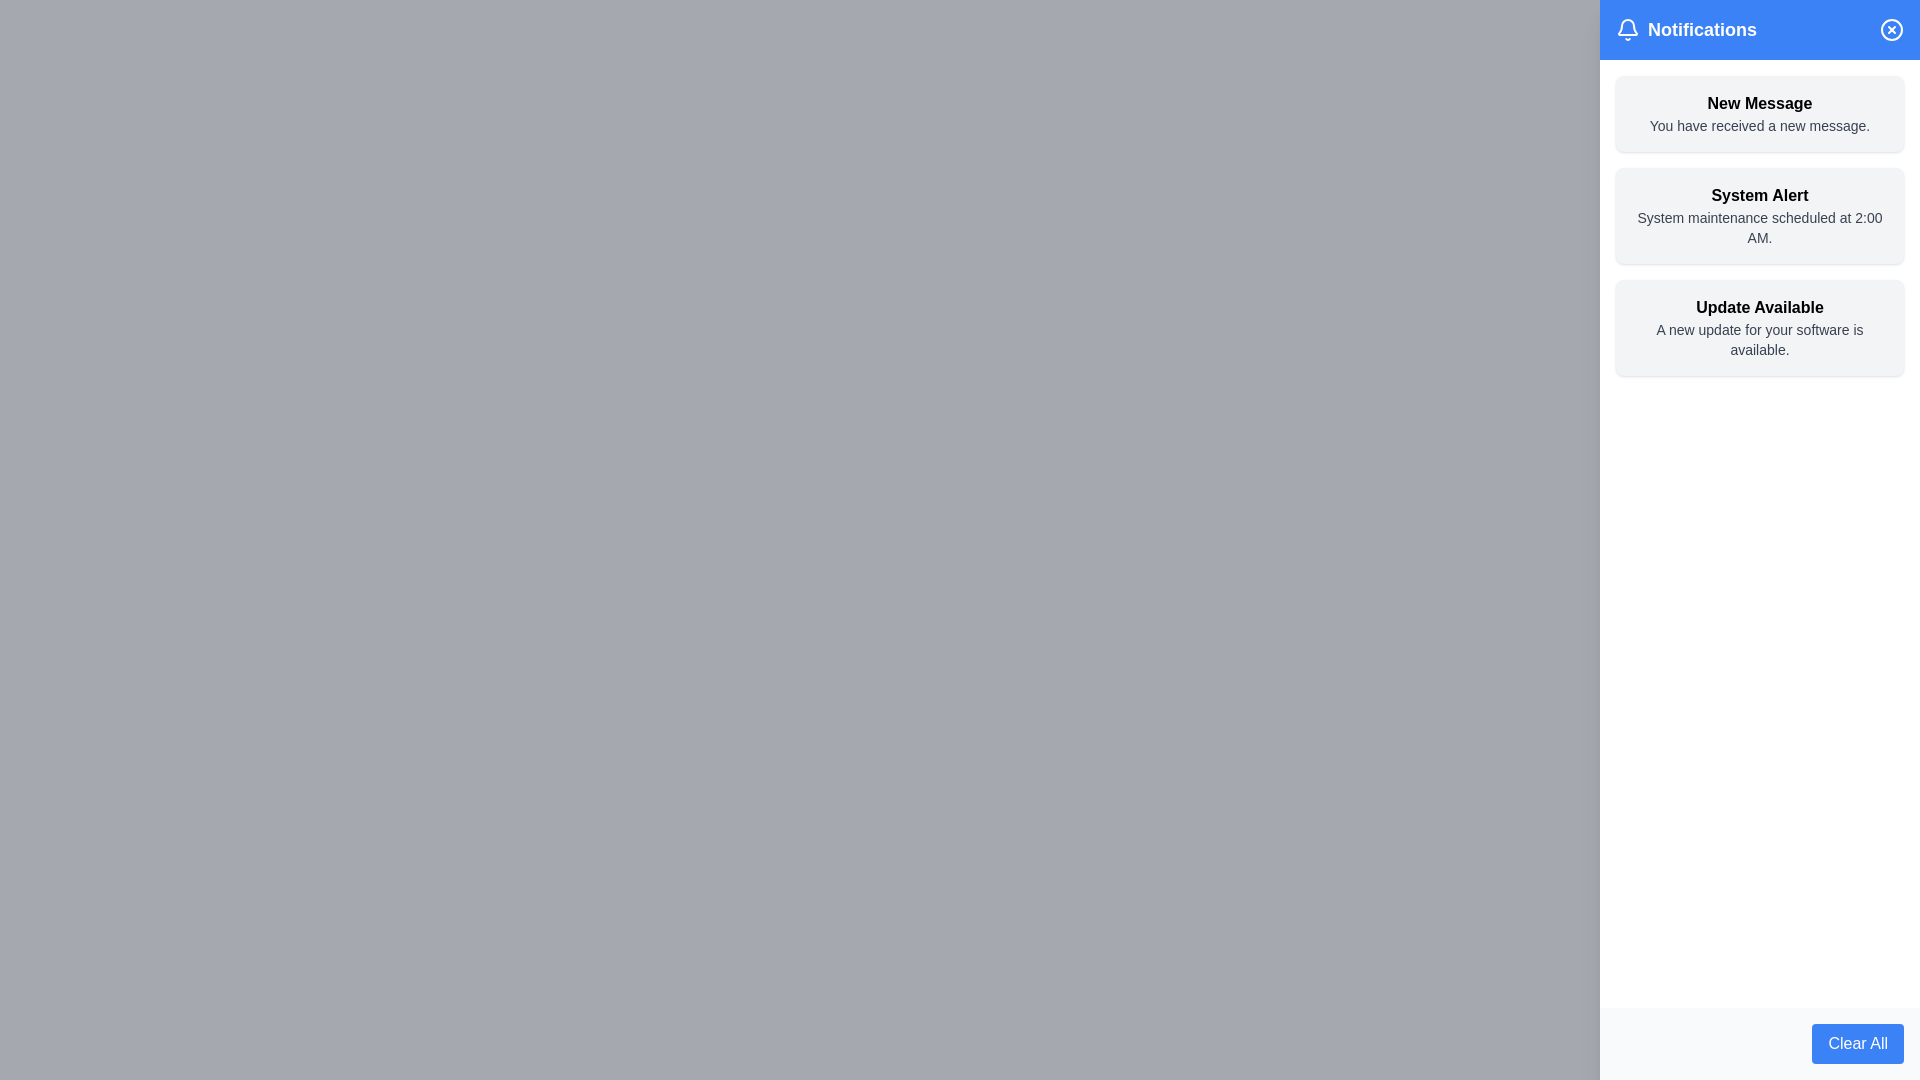  I want to click on the close button for the notification panel, which is located at the top-right corner of the panel, so click(1890, 30).